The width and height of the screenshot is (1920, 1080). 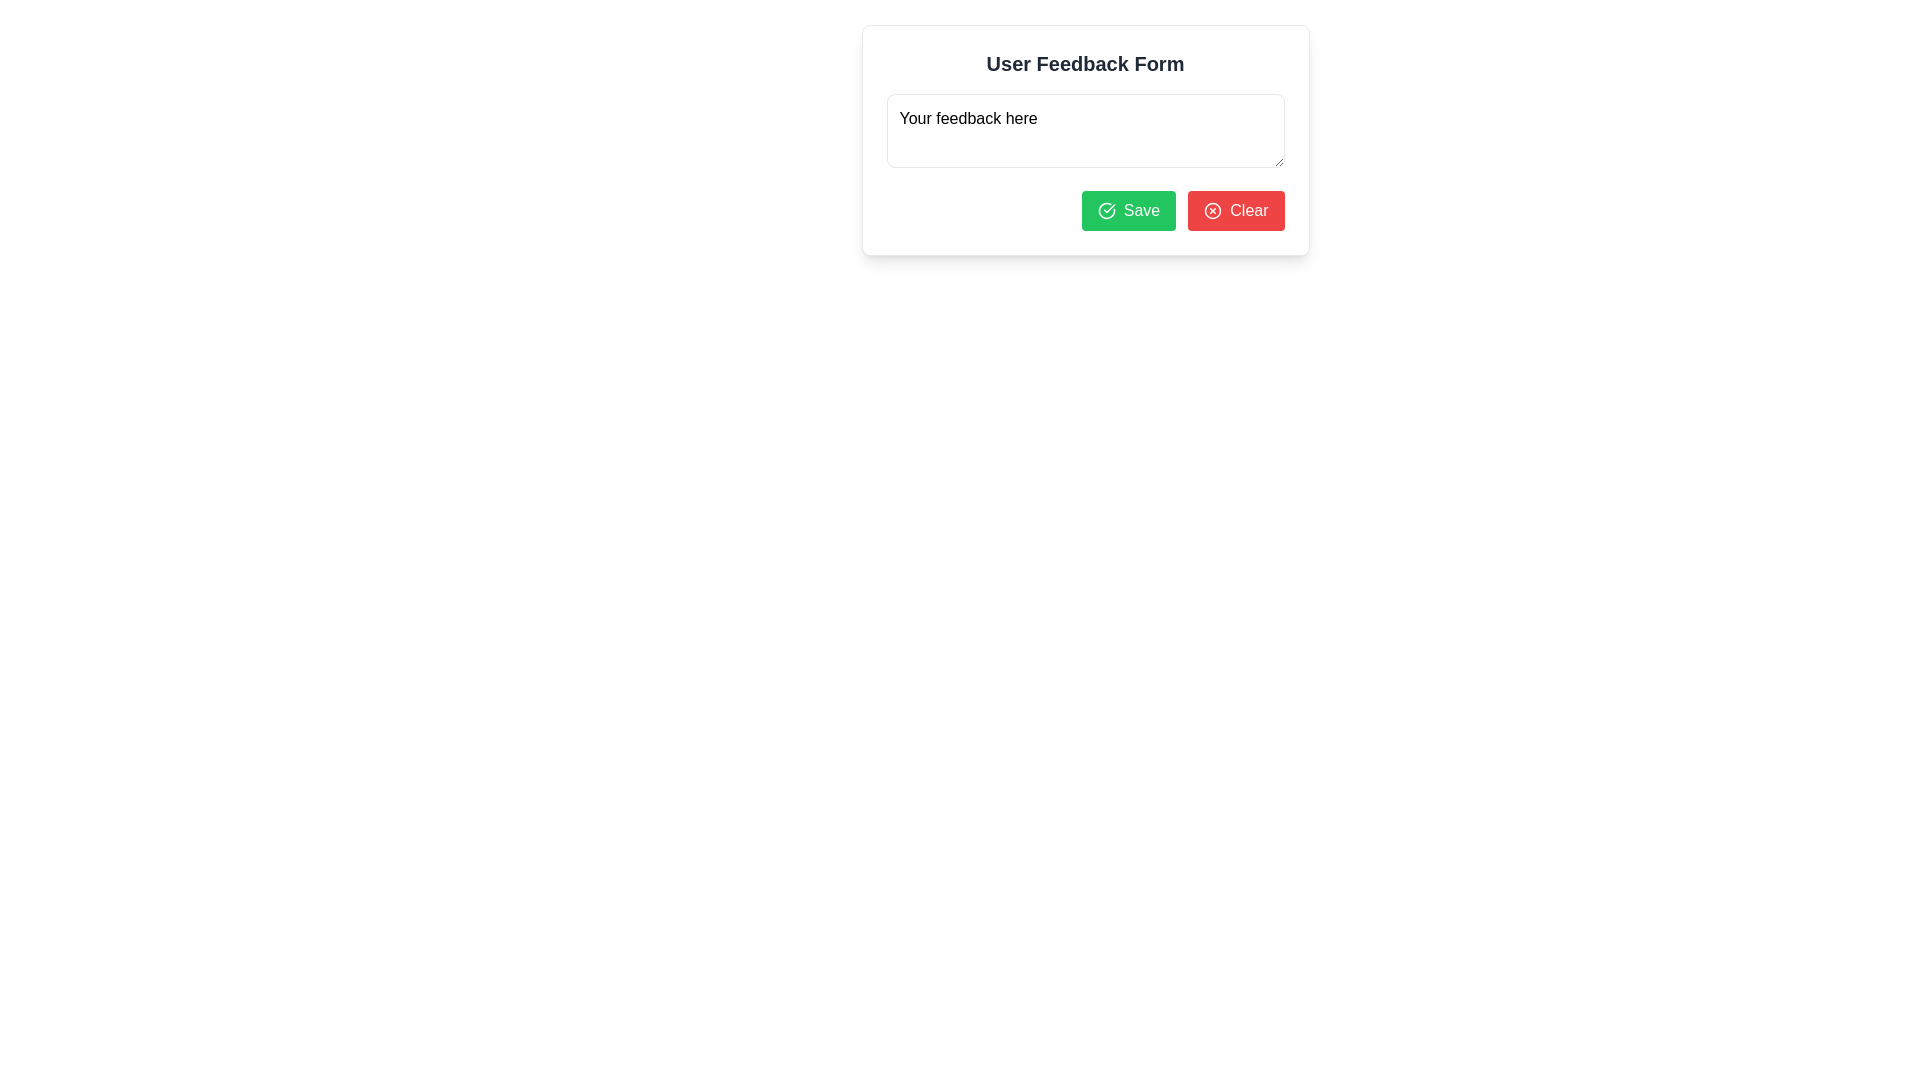 I want to click on the circular graphical representation within the icon located at the top right section of the interface, near the form's title, so click(x=1212, y=211).